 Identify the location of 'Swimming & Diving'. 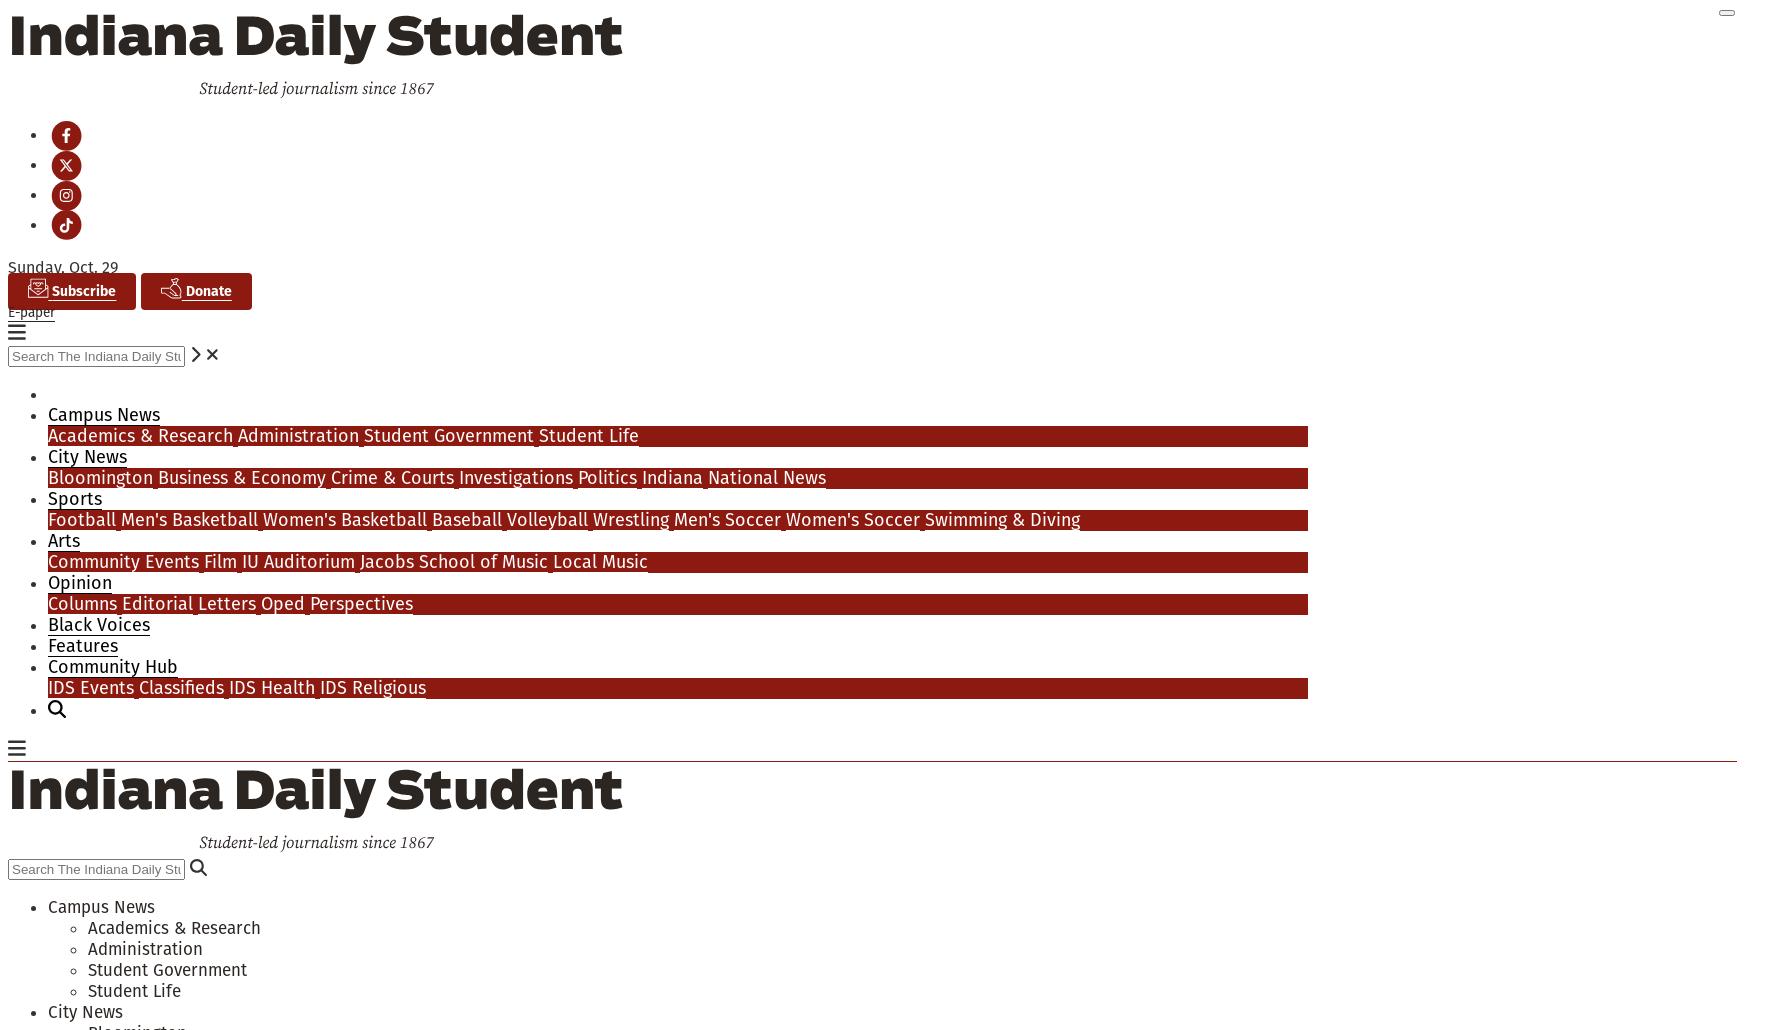
(1001, 519).